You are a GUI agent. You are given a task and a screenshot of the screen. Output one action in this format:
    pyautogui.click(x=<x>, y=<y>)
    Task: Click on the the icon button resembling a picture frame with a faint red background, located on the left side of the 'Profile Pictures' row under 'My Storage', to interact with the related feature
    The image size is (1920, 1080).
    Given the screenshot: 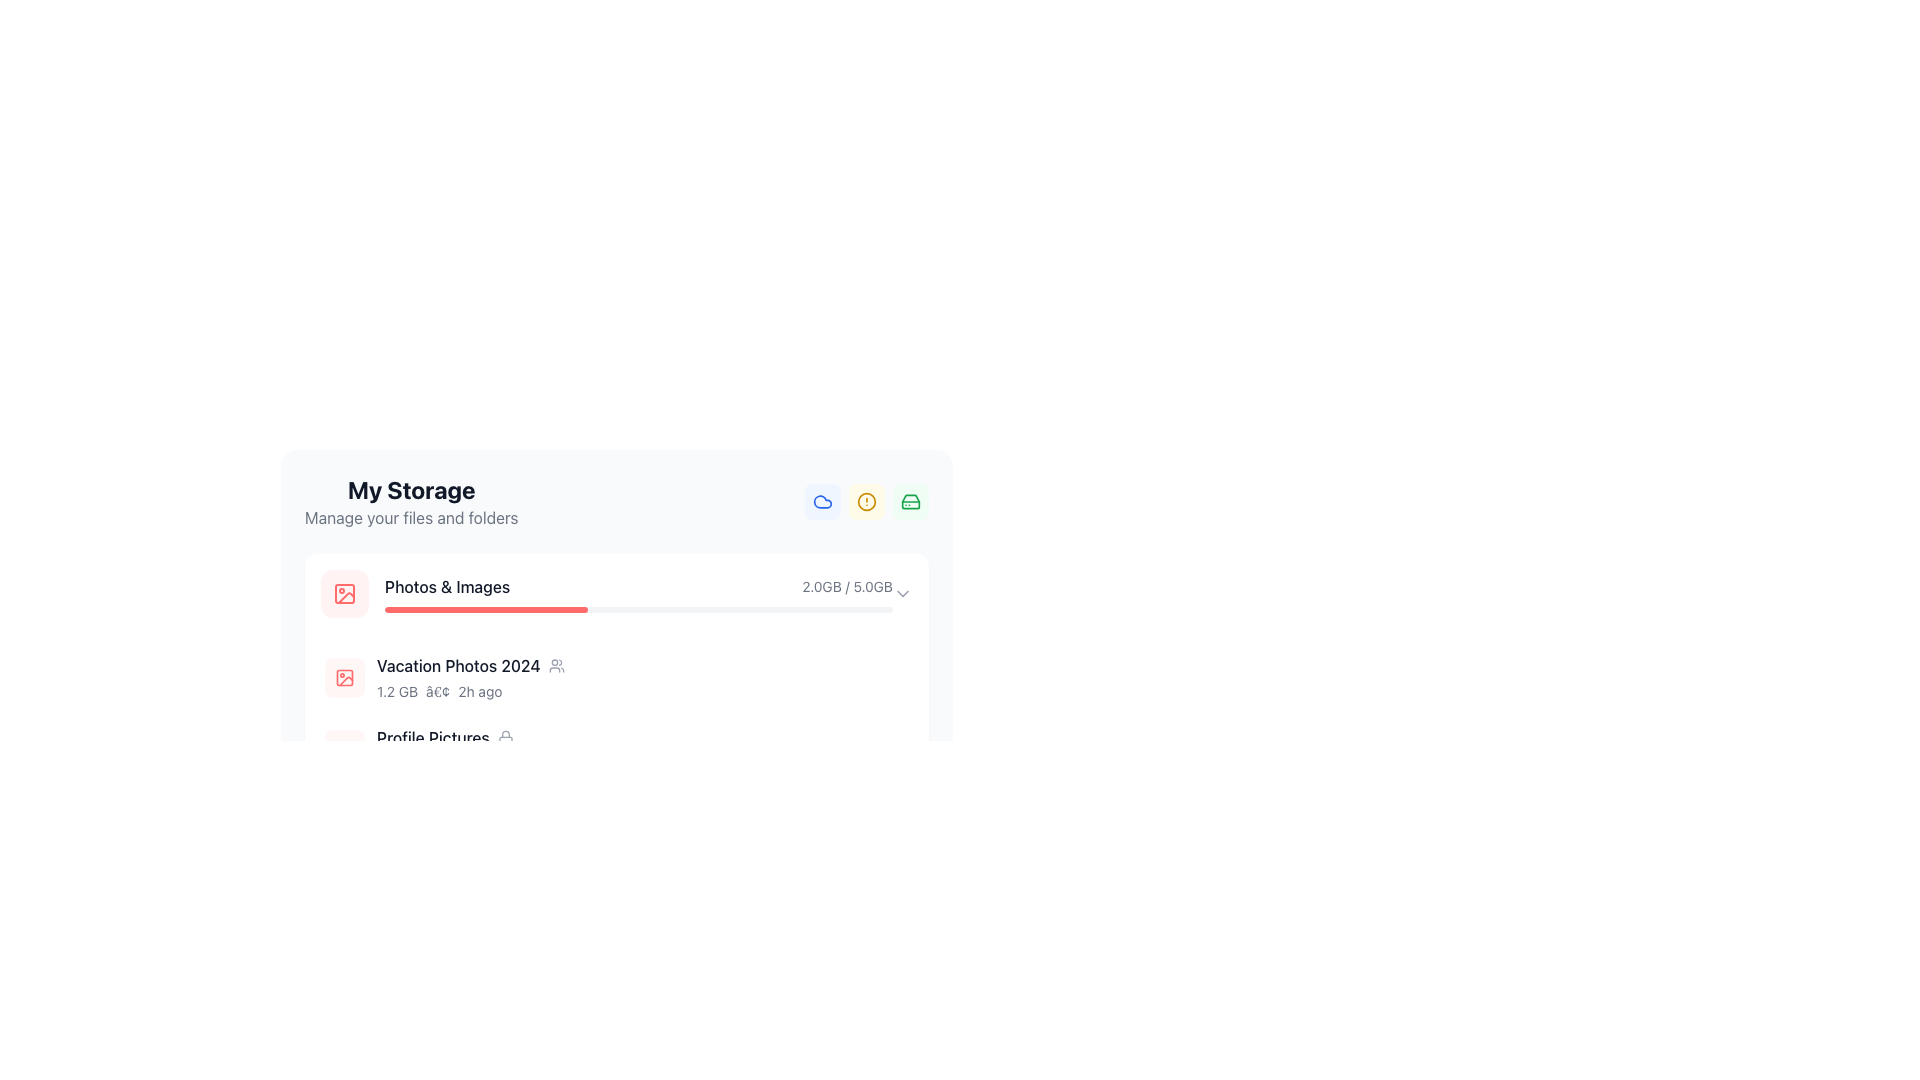 What is the action you would take?
    pyautogui.click(x=345, y=749)
    